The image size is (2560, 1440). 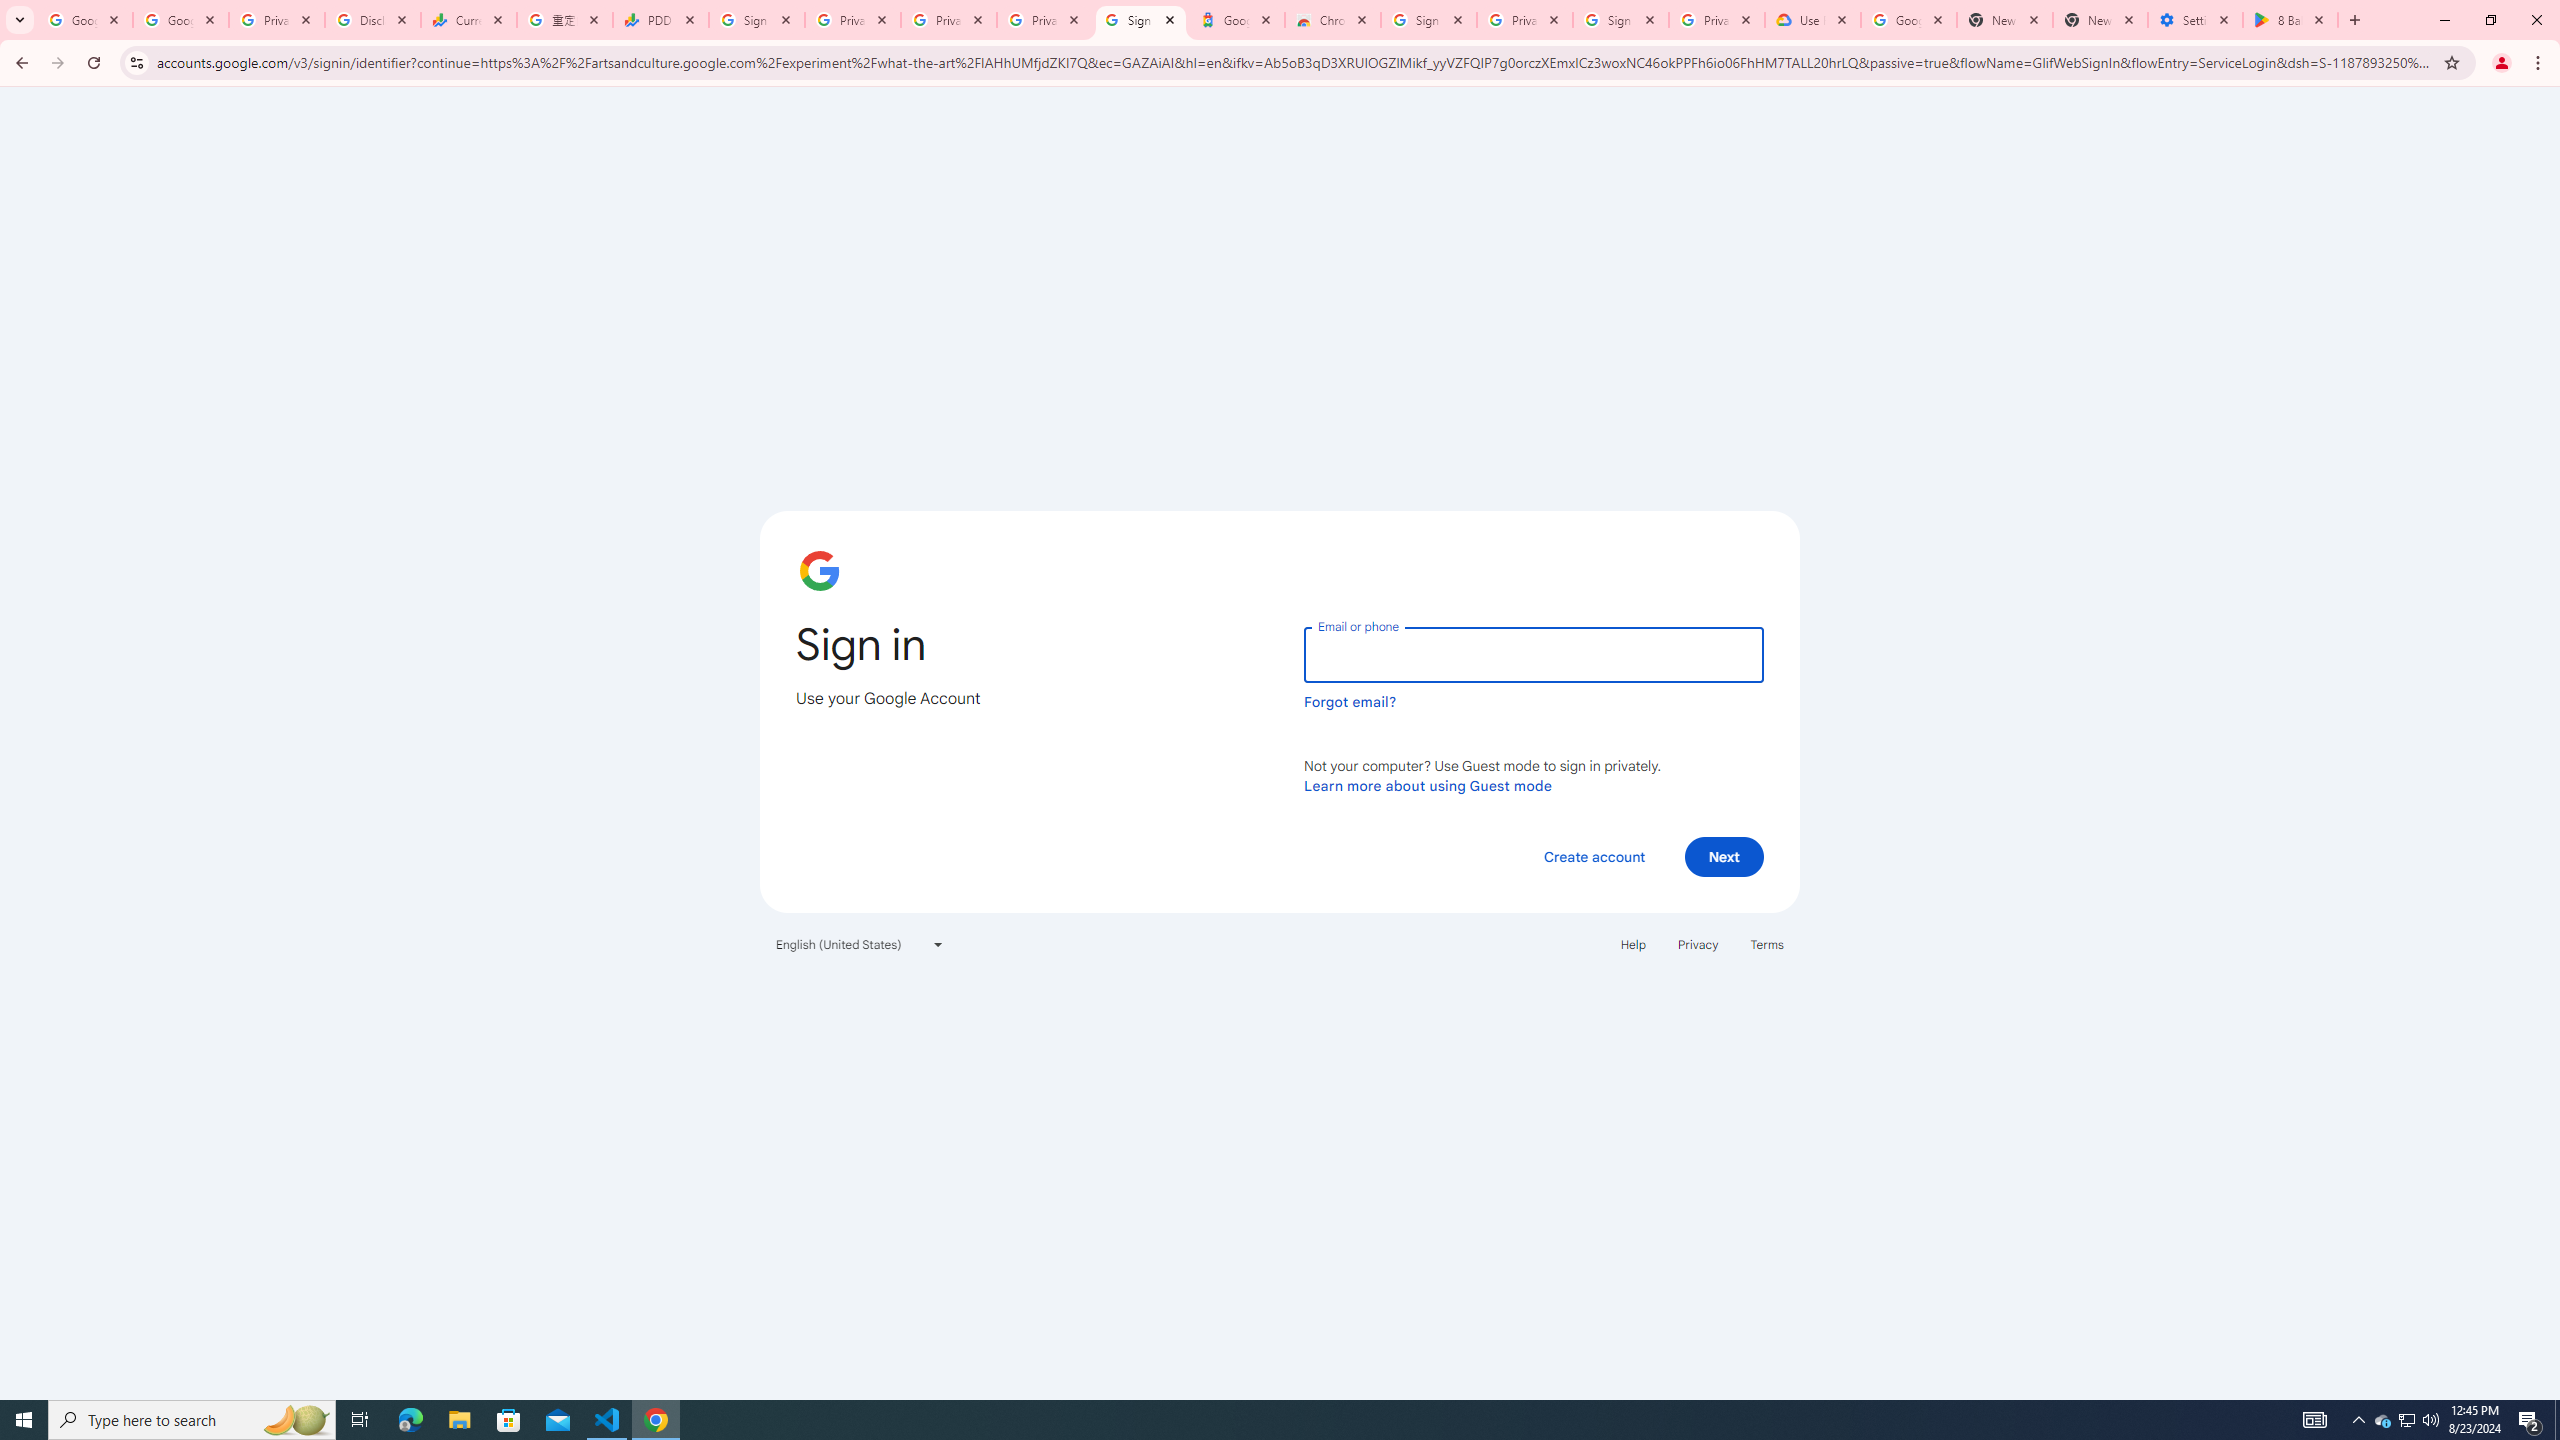 I want to click on '8 Ball Pool - Apps on Google Play', so click(x=2290, y=19).